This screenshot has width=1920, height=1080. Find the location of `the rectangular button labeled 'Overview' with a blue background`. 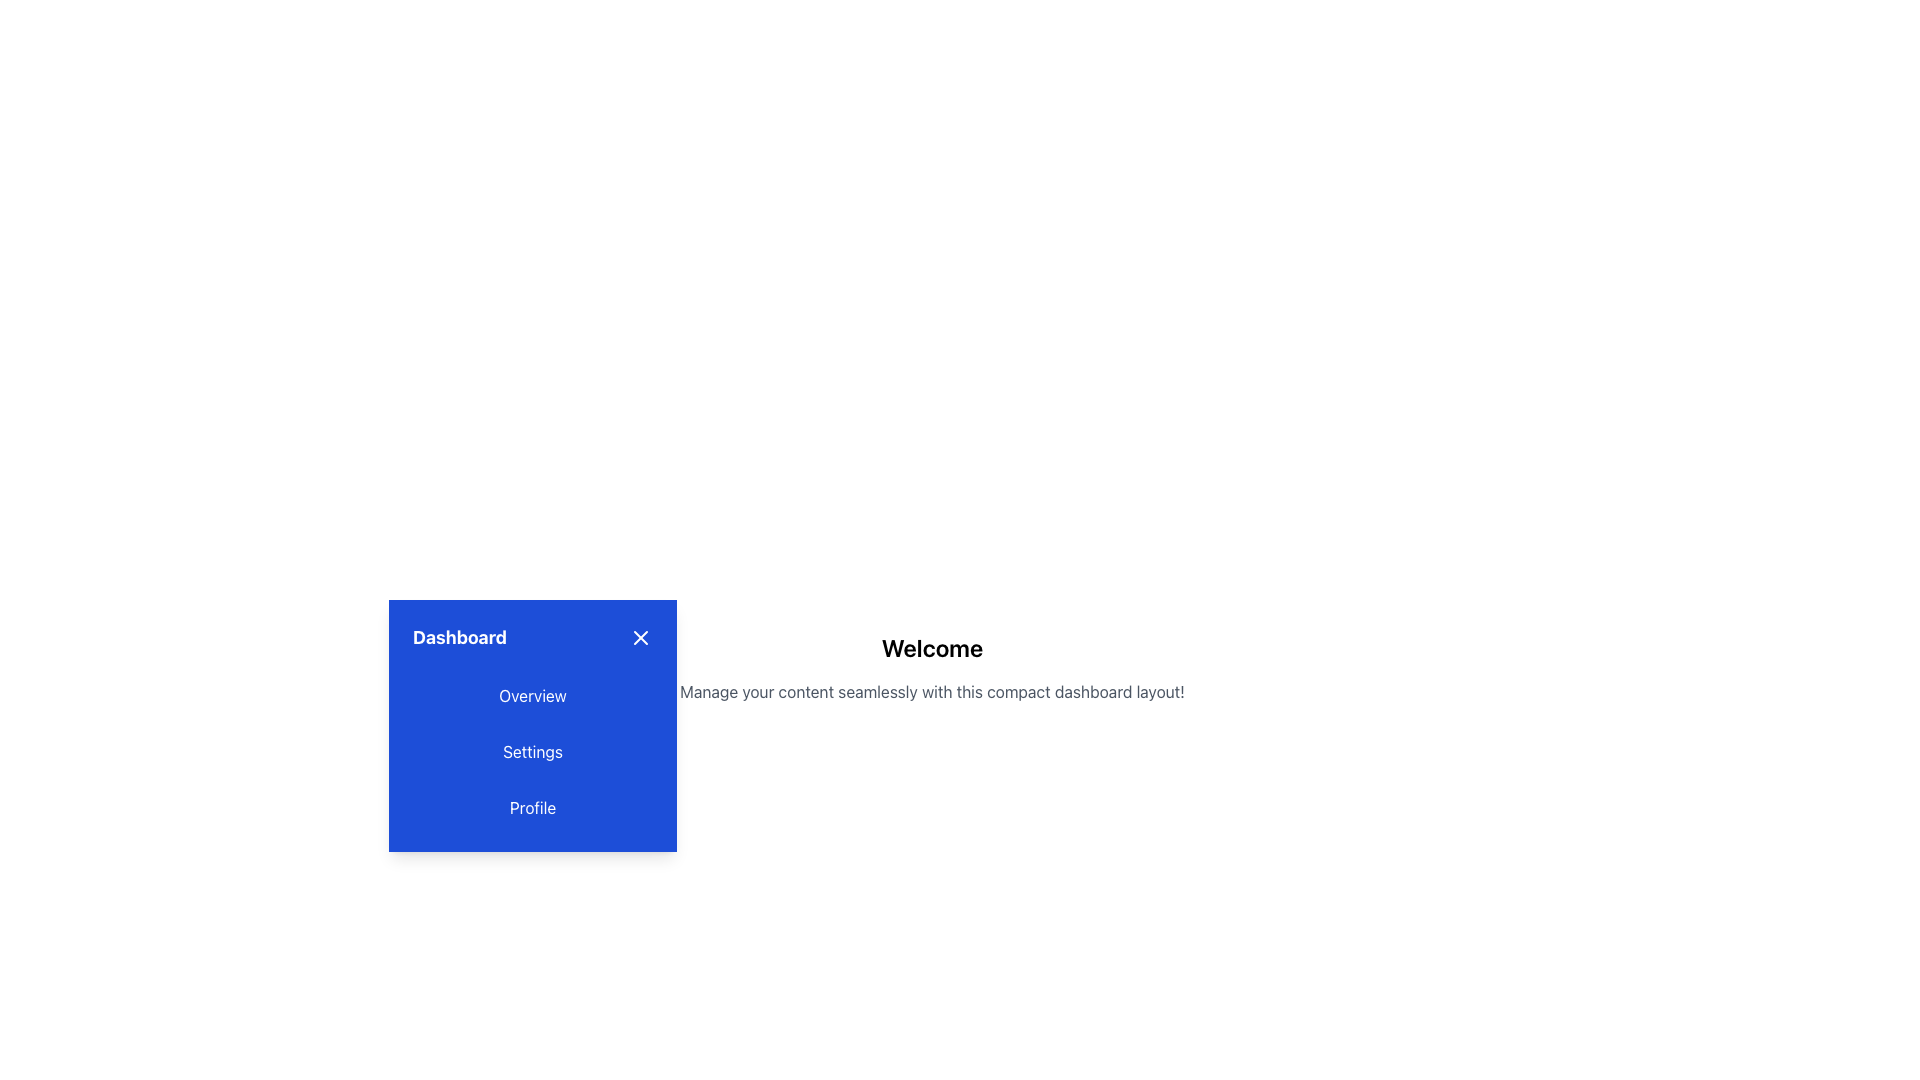

the rectangular button labeled 'Overview' with a blue background is located at coordinates (532, 694).